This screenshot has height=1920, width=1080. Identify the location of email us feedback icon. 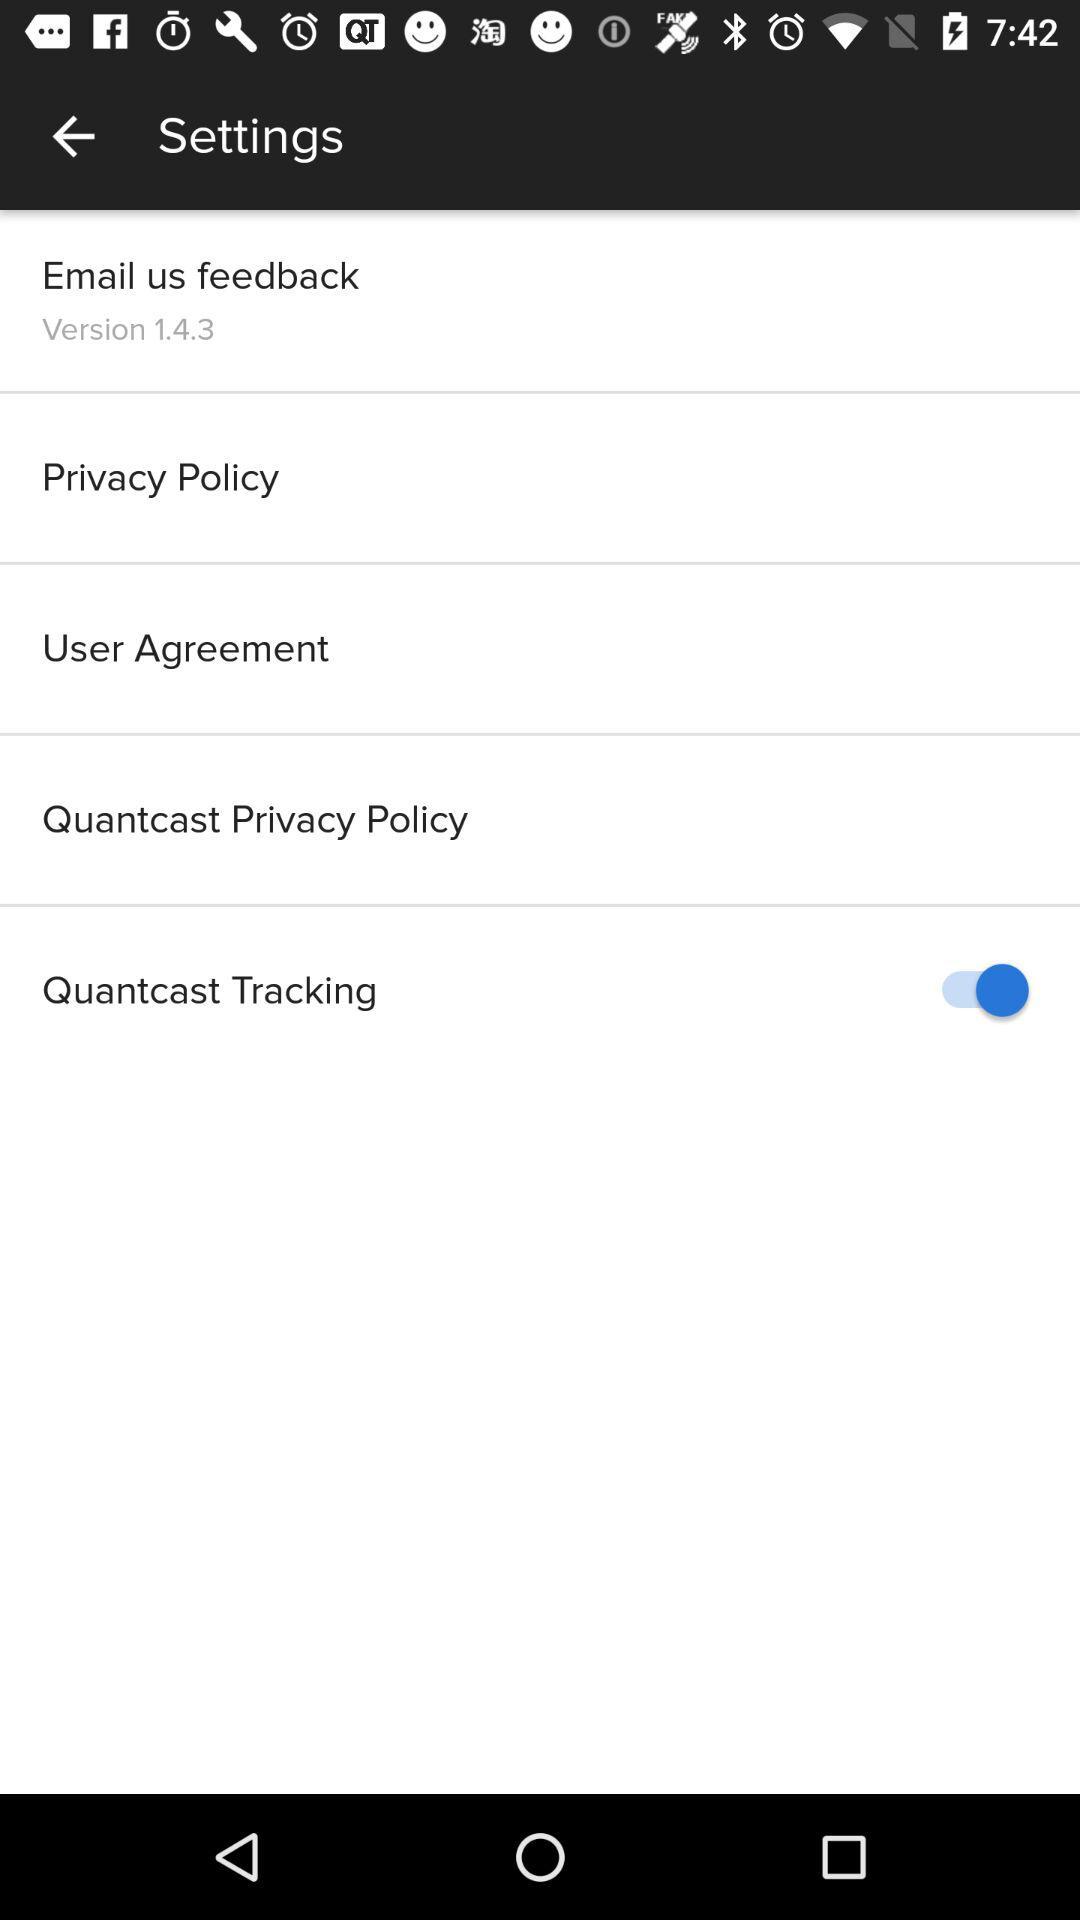
(200, 274).